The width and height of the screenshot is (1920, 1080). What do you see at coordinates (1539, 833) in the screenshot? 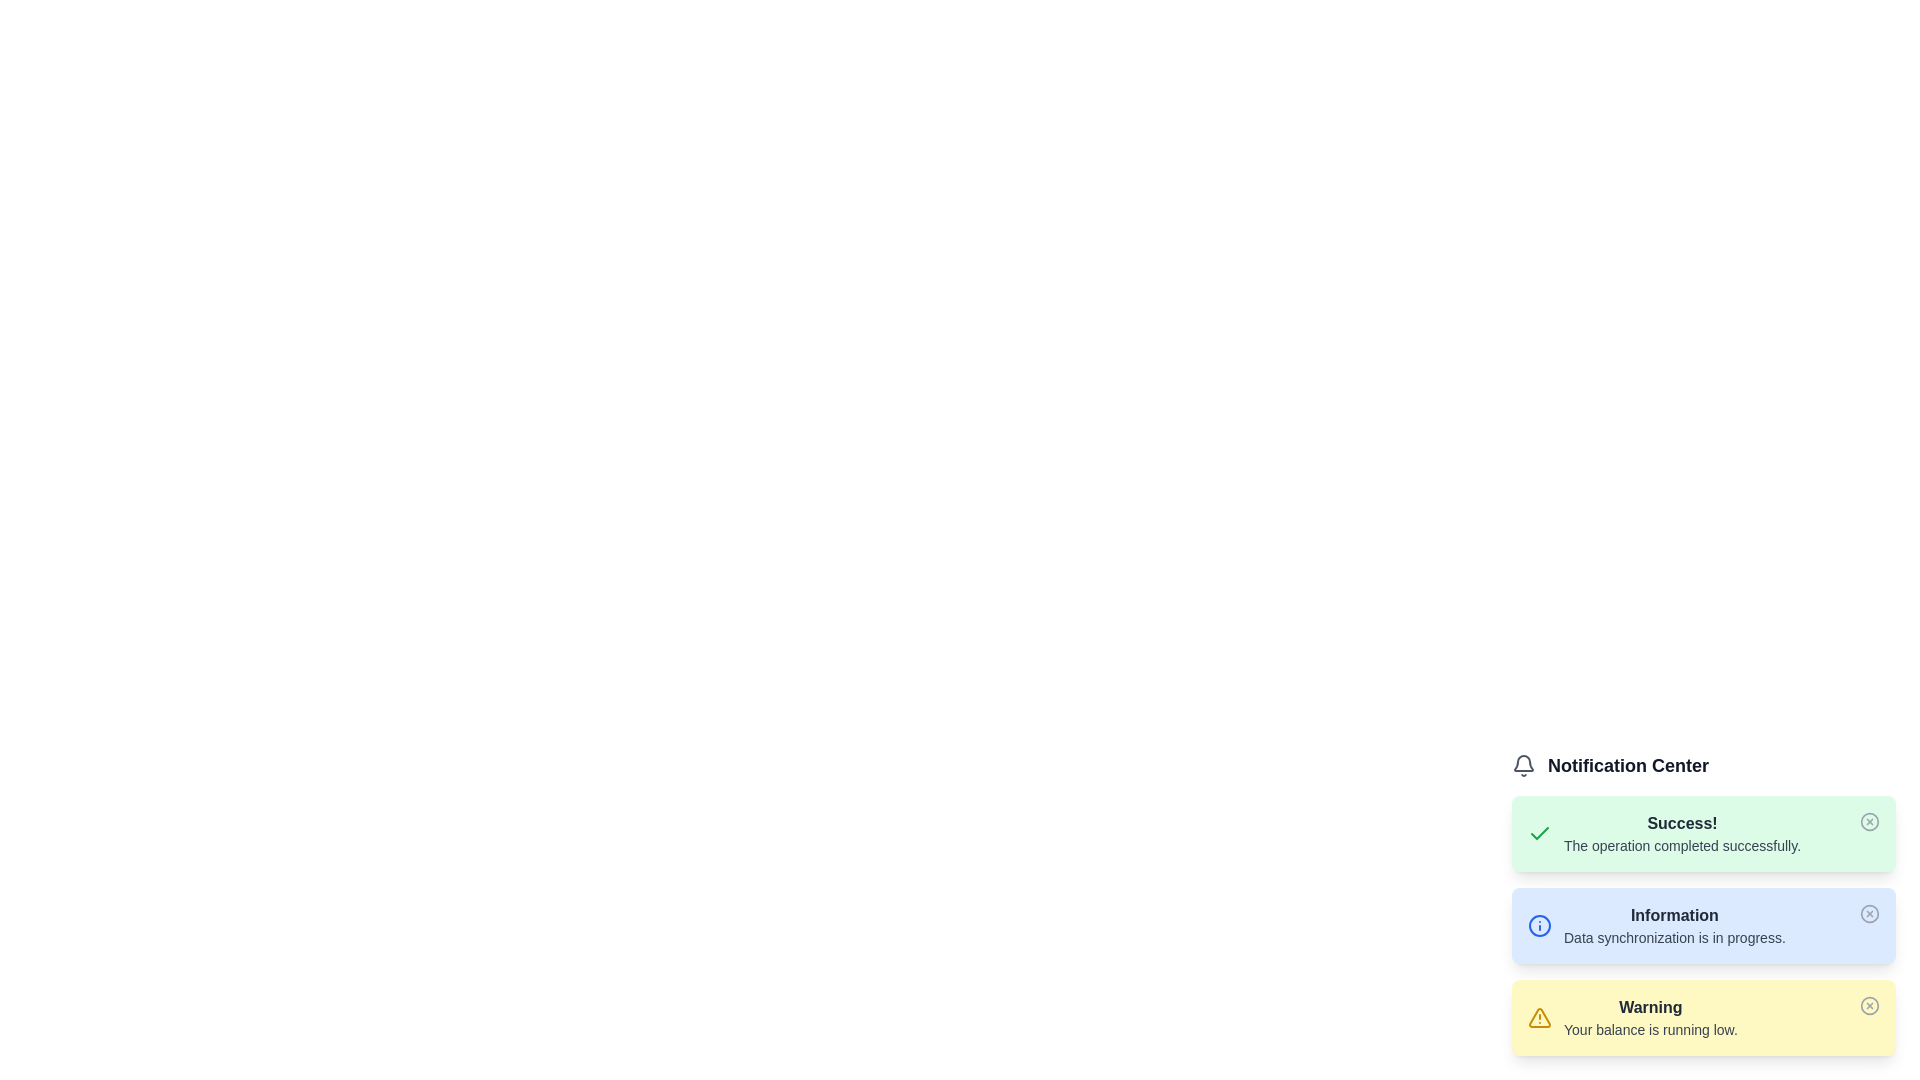
I see `the green check mark icon located in the success notification section of the Notification Center` at bounding box center [1539, 833].